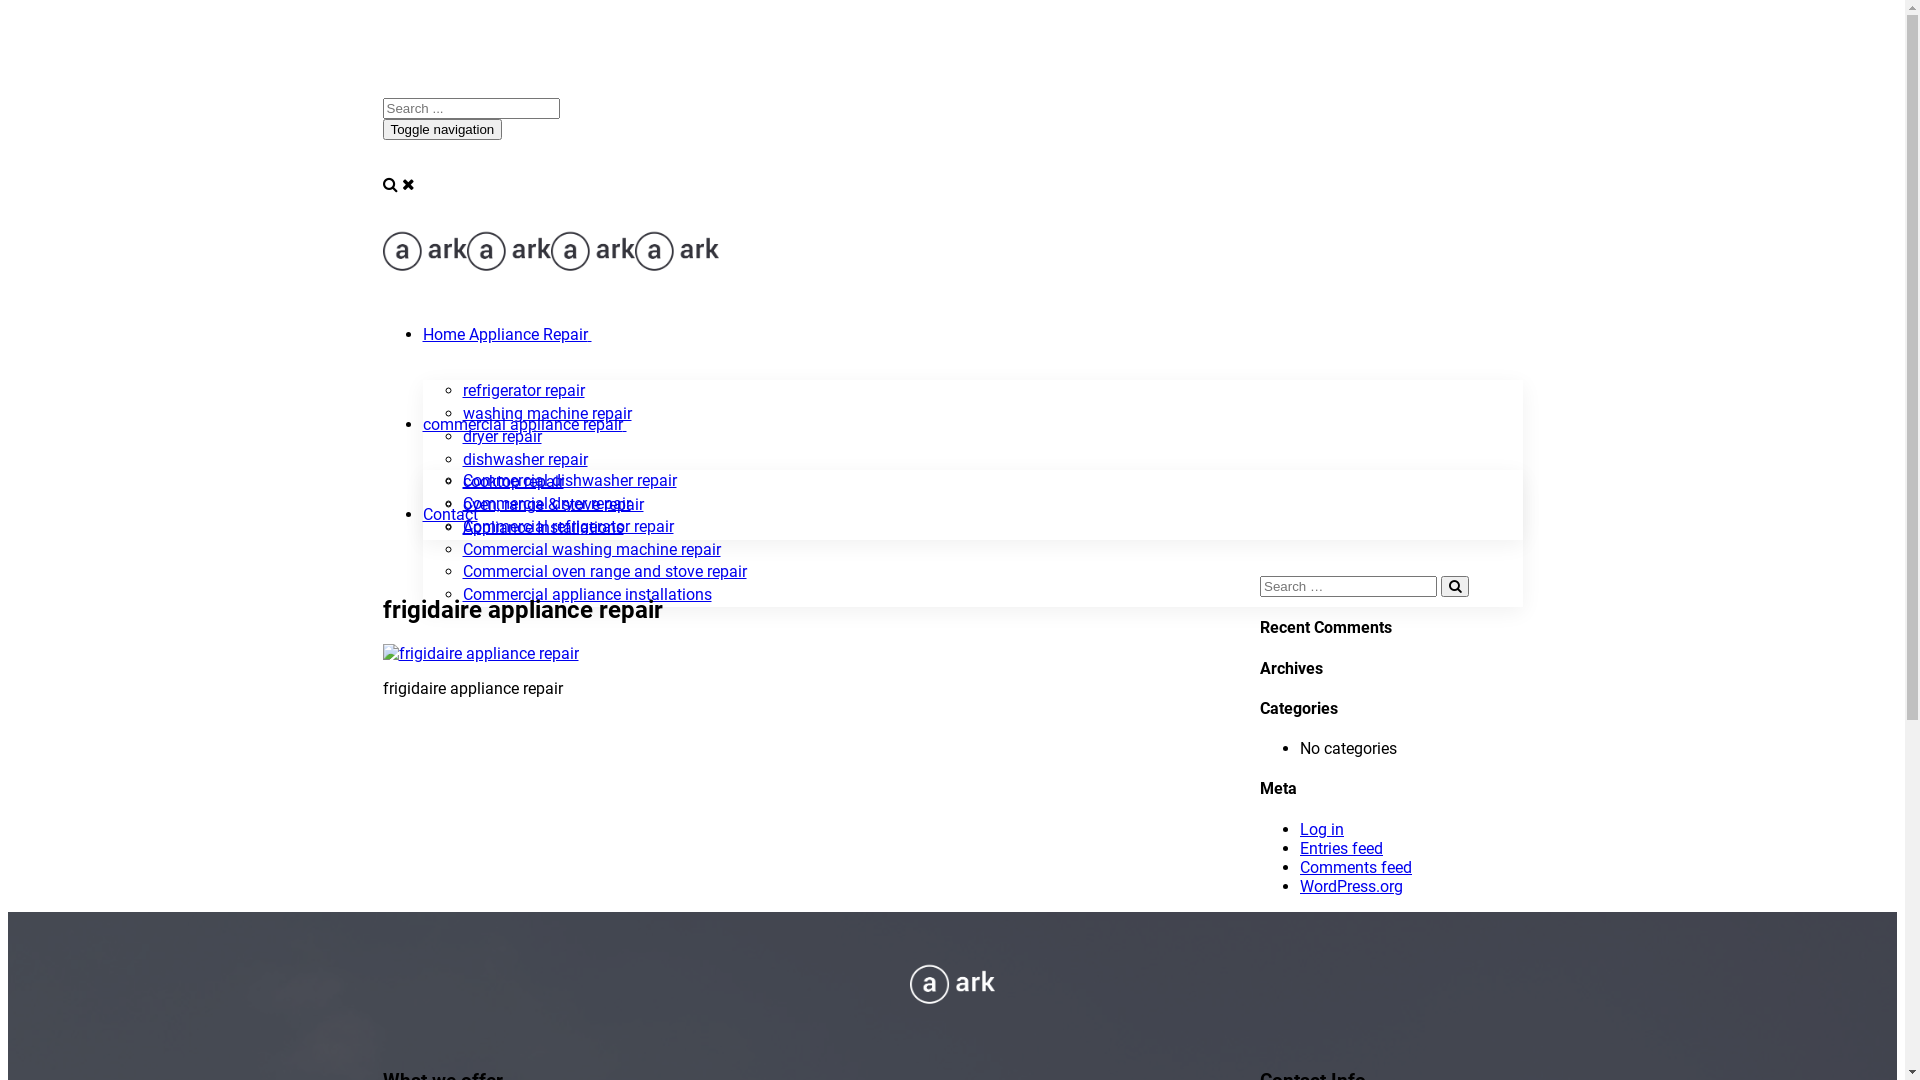 The image size is (1920, 1080). Describe the element at coordinates (440, 129) in the screenshot. I see `'Toggle navigation'` at that location.